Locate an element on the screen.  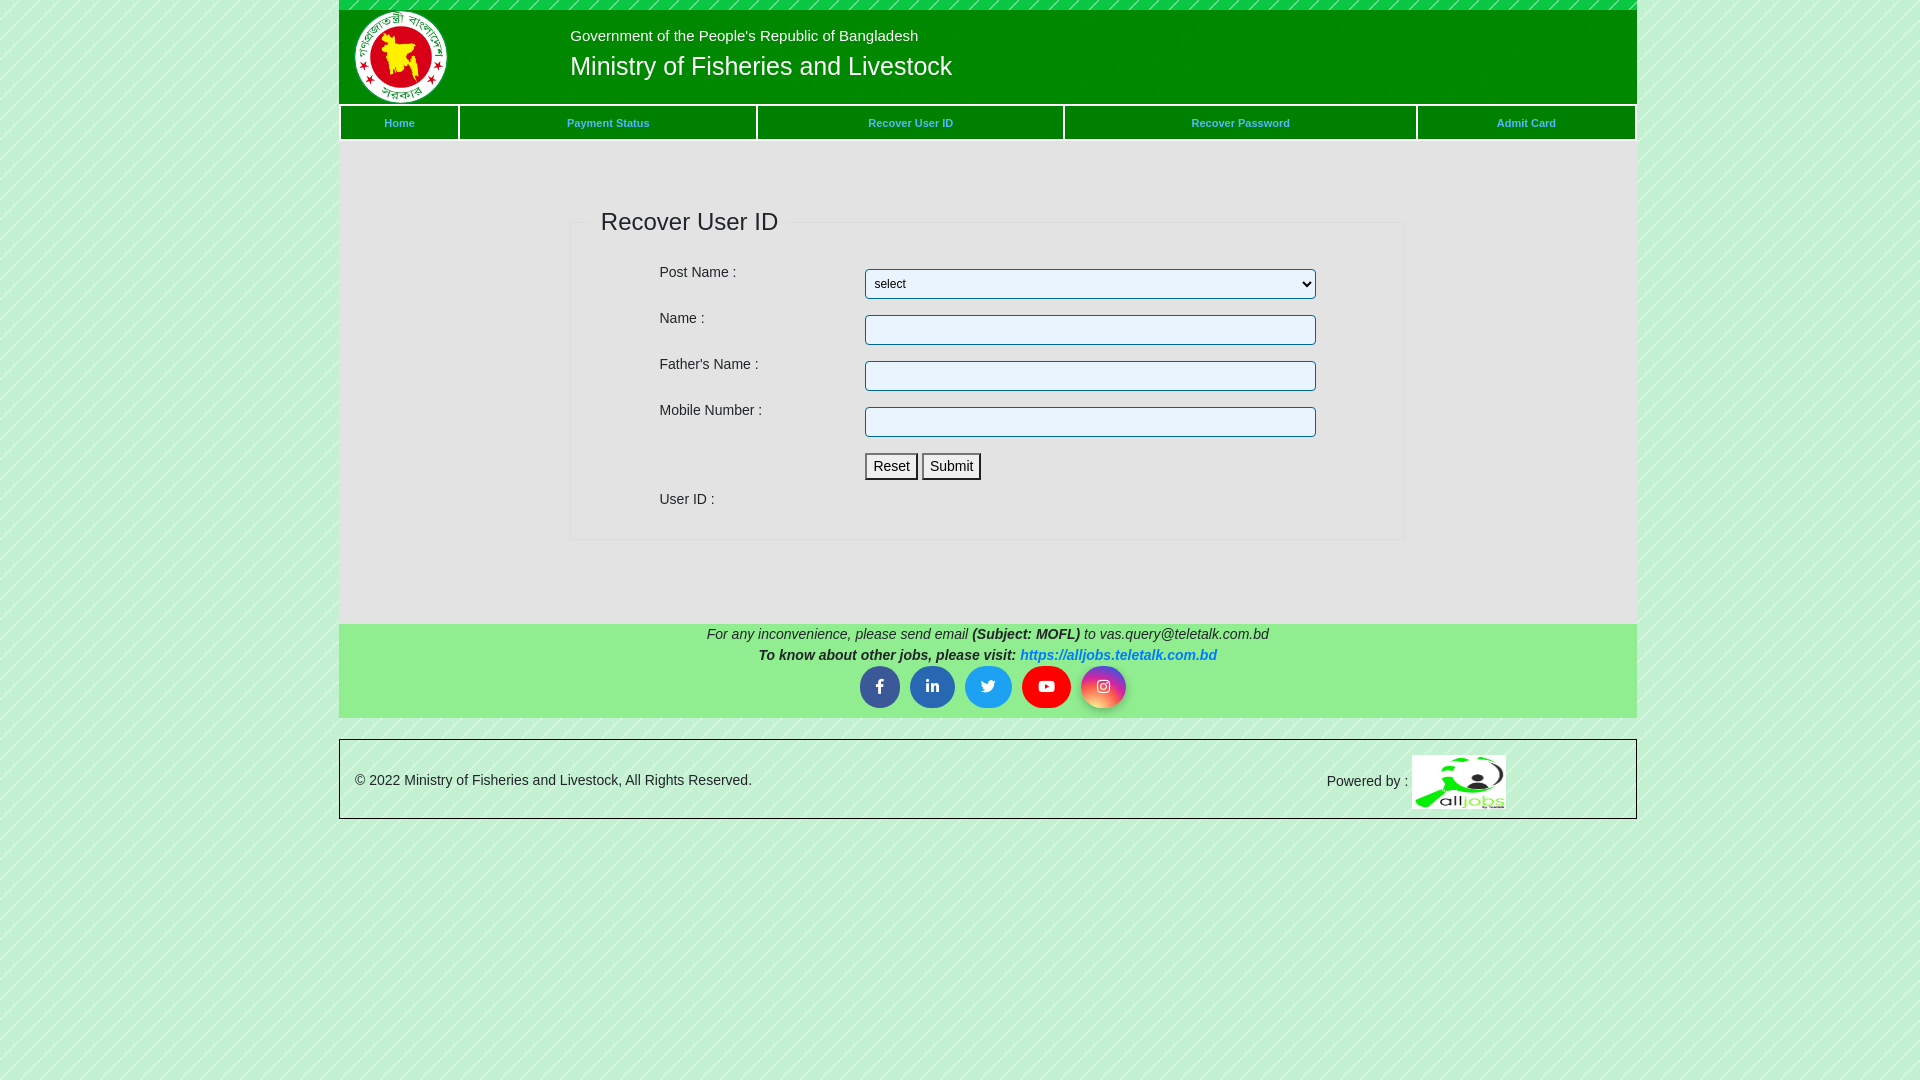
'Instagram' is located at coordinates (1102, 686).